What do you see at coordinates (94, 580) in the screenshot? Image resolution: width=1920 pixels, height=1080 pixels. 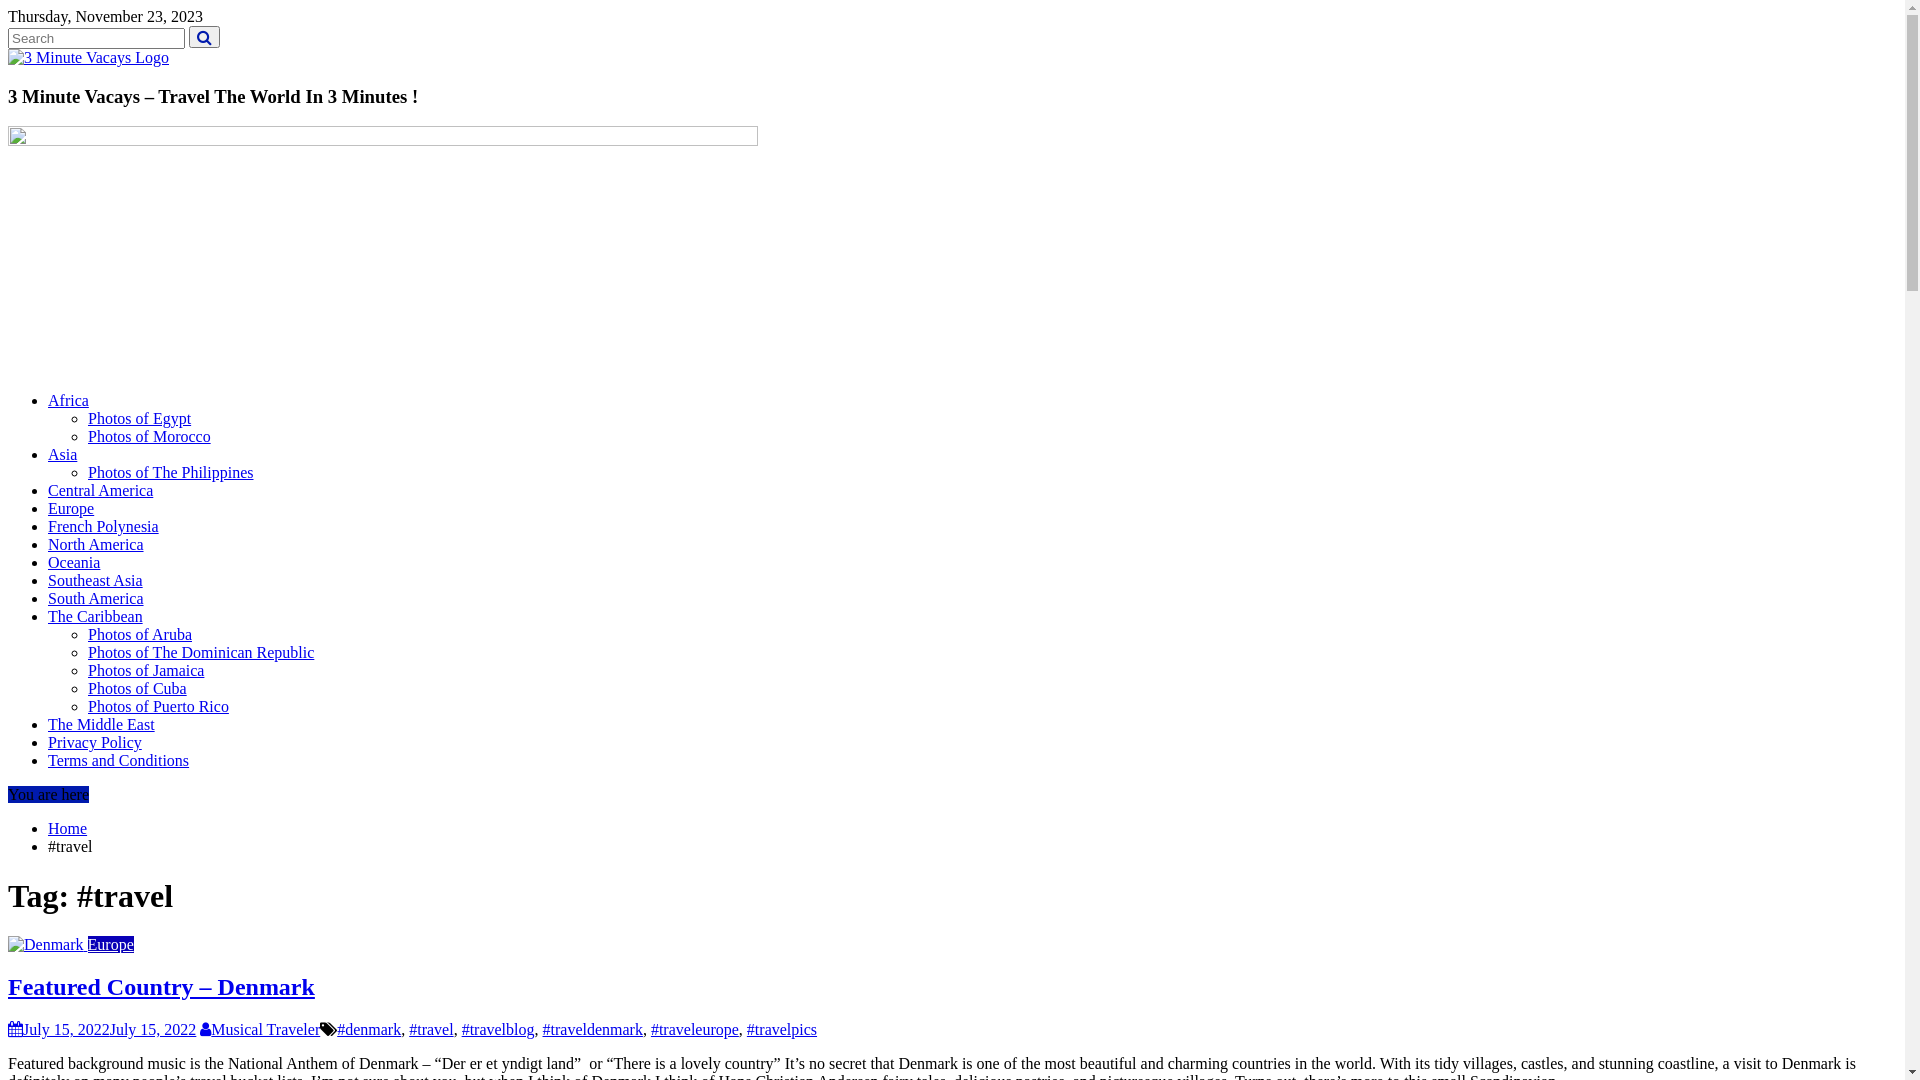 I see `'Southeast Asia'` at bounding box center [94, 580].